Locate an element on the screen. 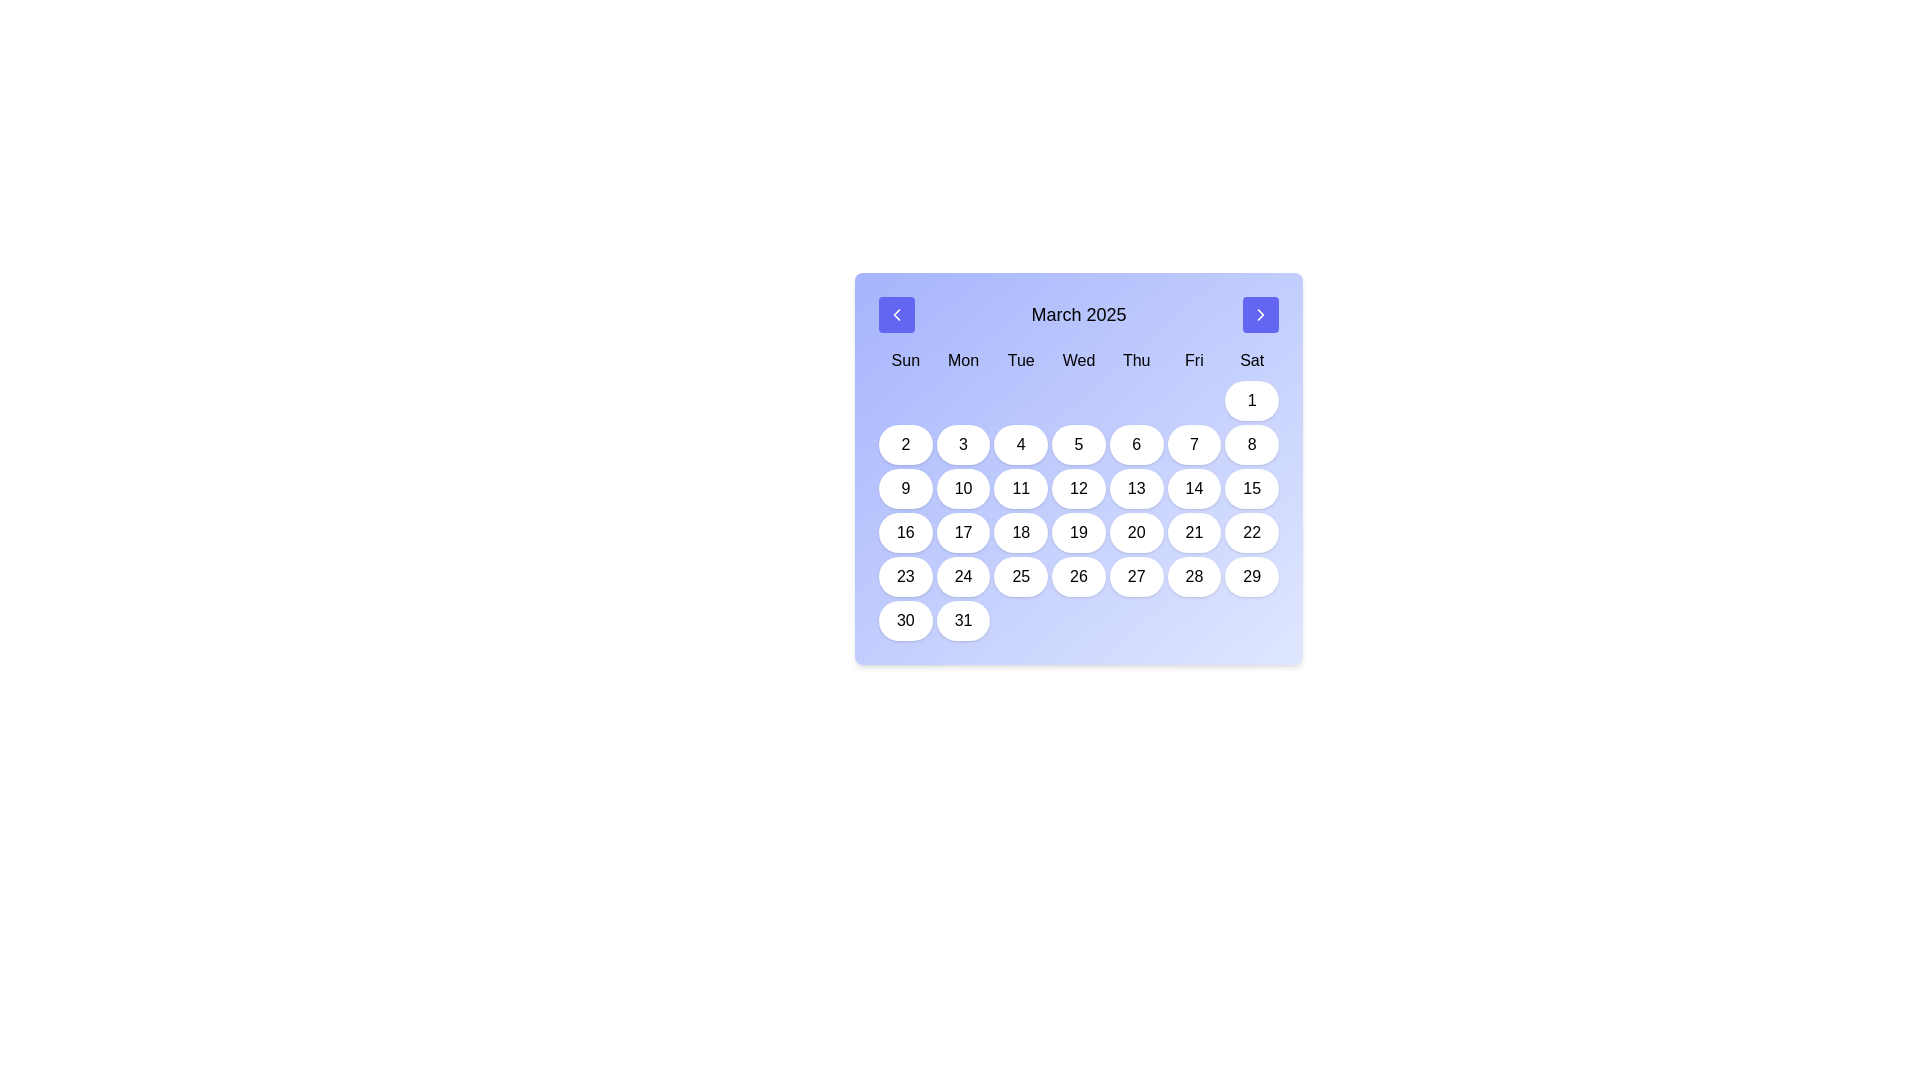 The width and height of the screenshot is (1920, 1080). the Text label that indicates the currently displayed month and year in the calendar, which is centrally positioned in the calendar interface is located at coordinates (1078, 315).